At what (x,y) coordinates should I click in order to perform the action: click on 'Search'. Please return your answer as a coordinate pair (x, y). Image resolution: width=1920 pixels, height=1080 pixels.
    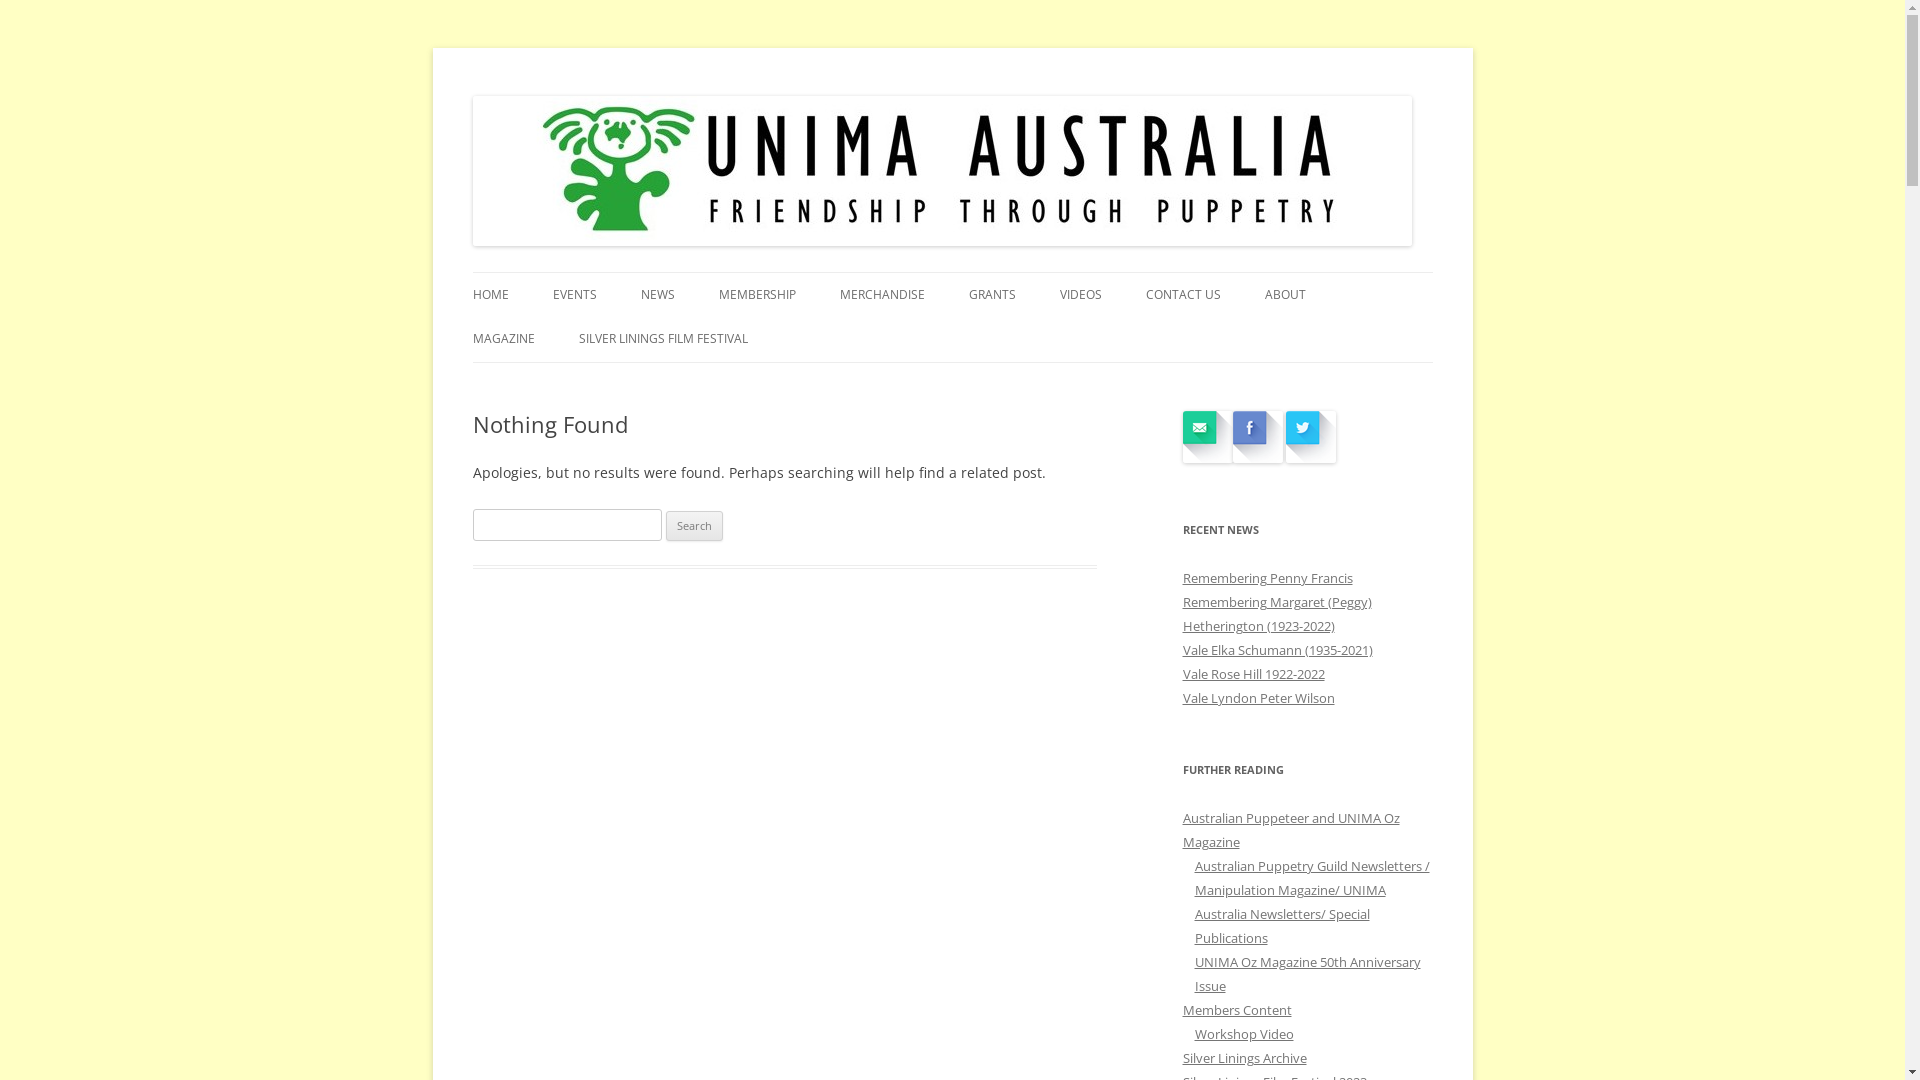
    Looking at the image, I should click on (666, 524).